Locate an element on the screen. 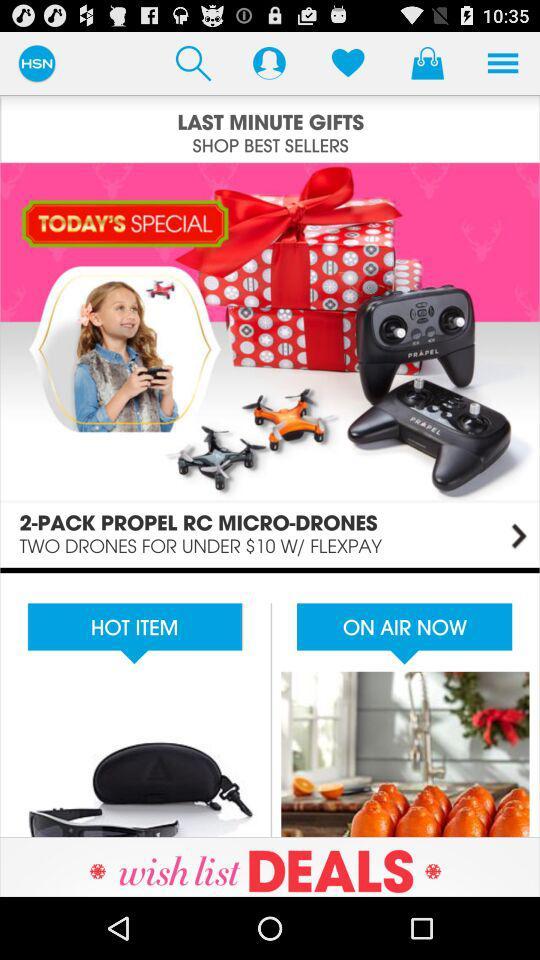 The height and width of the screenshot is (960, 540). items is located at coordinates (347, 62).